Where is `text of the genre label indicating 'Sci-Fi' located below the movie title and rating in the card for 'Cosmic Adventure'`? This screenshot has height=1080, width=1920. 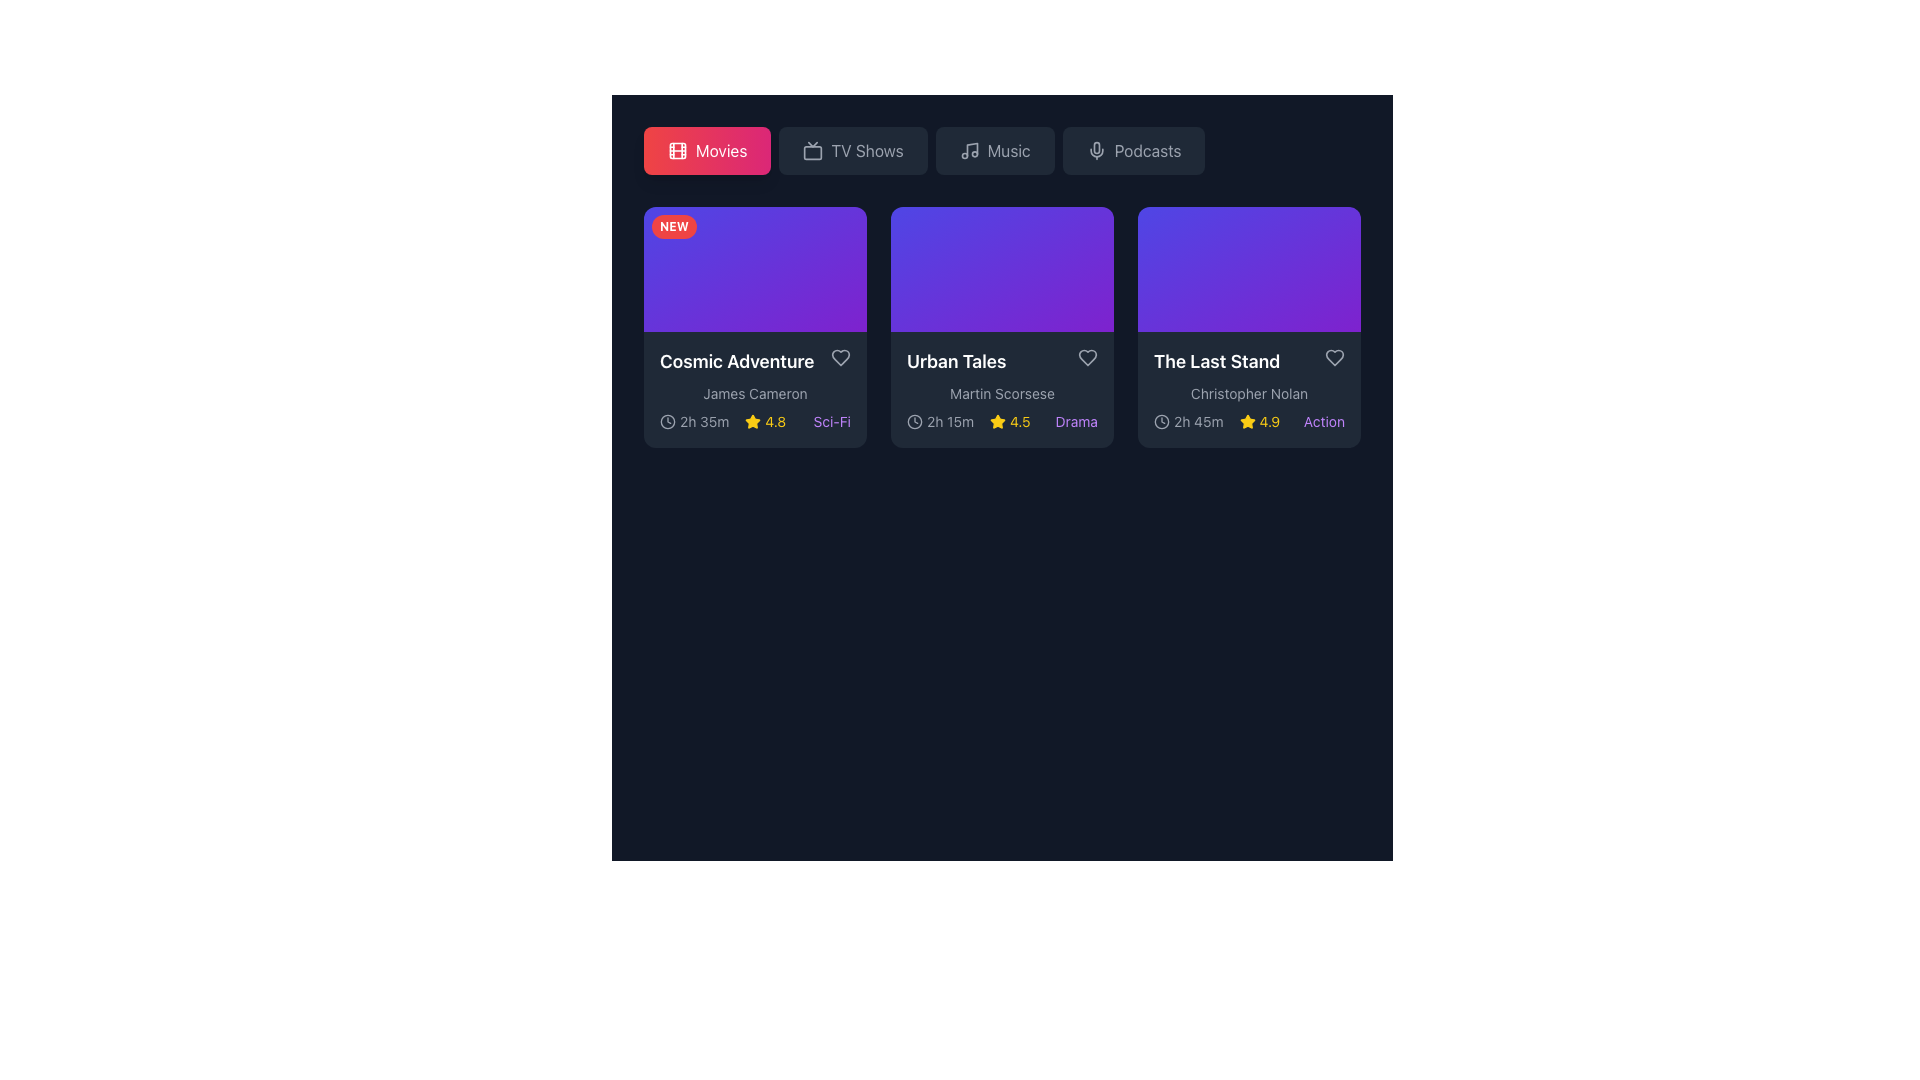
text of the genre label indicating 'Sci-Fi' located below the movie title and rating in the card for 'Cosmic Adventure' is located at coordinates (832, 421).